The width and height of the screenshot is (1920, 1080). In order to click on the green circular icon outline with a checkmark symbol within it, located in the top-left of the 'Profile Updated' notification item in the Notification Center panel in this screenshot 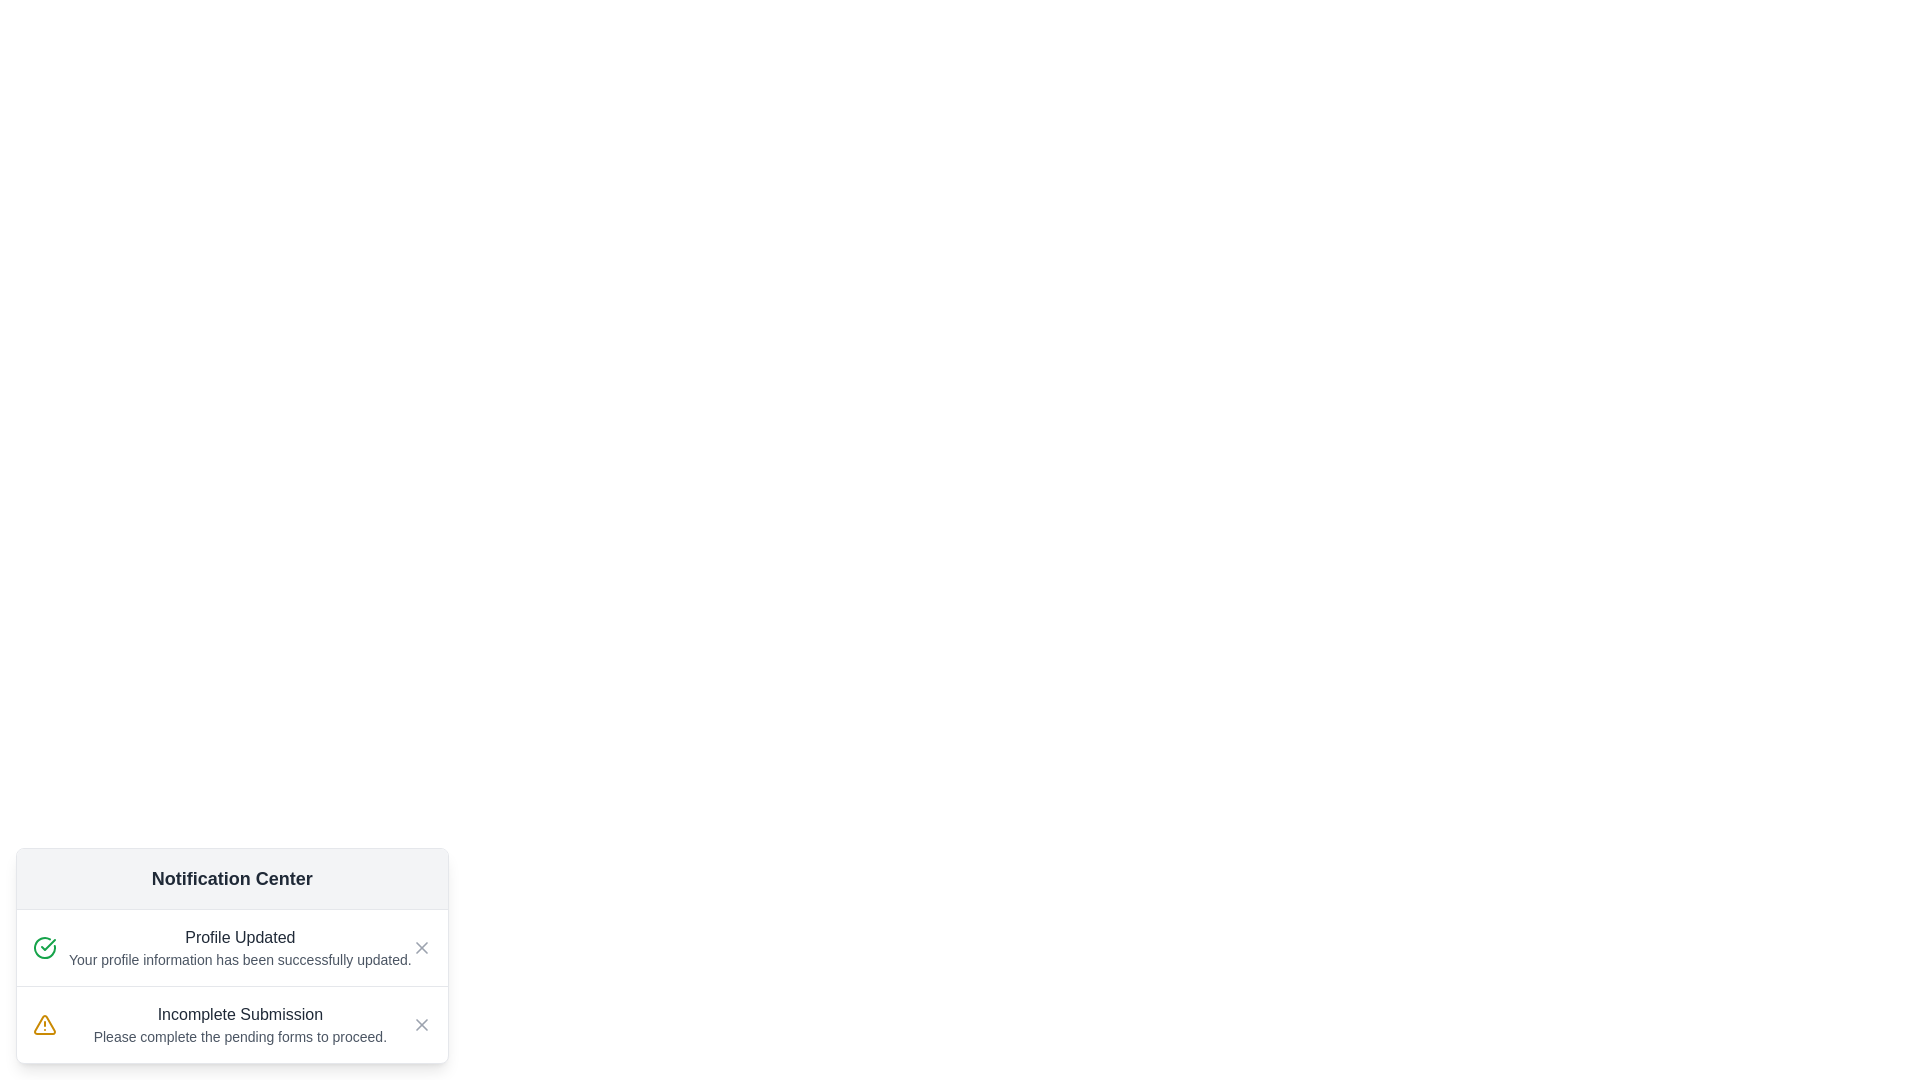, I will do `click(44, 947)`.